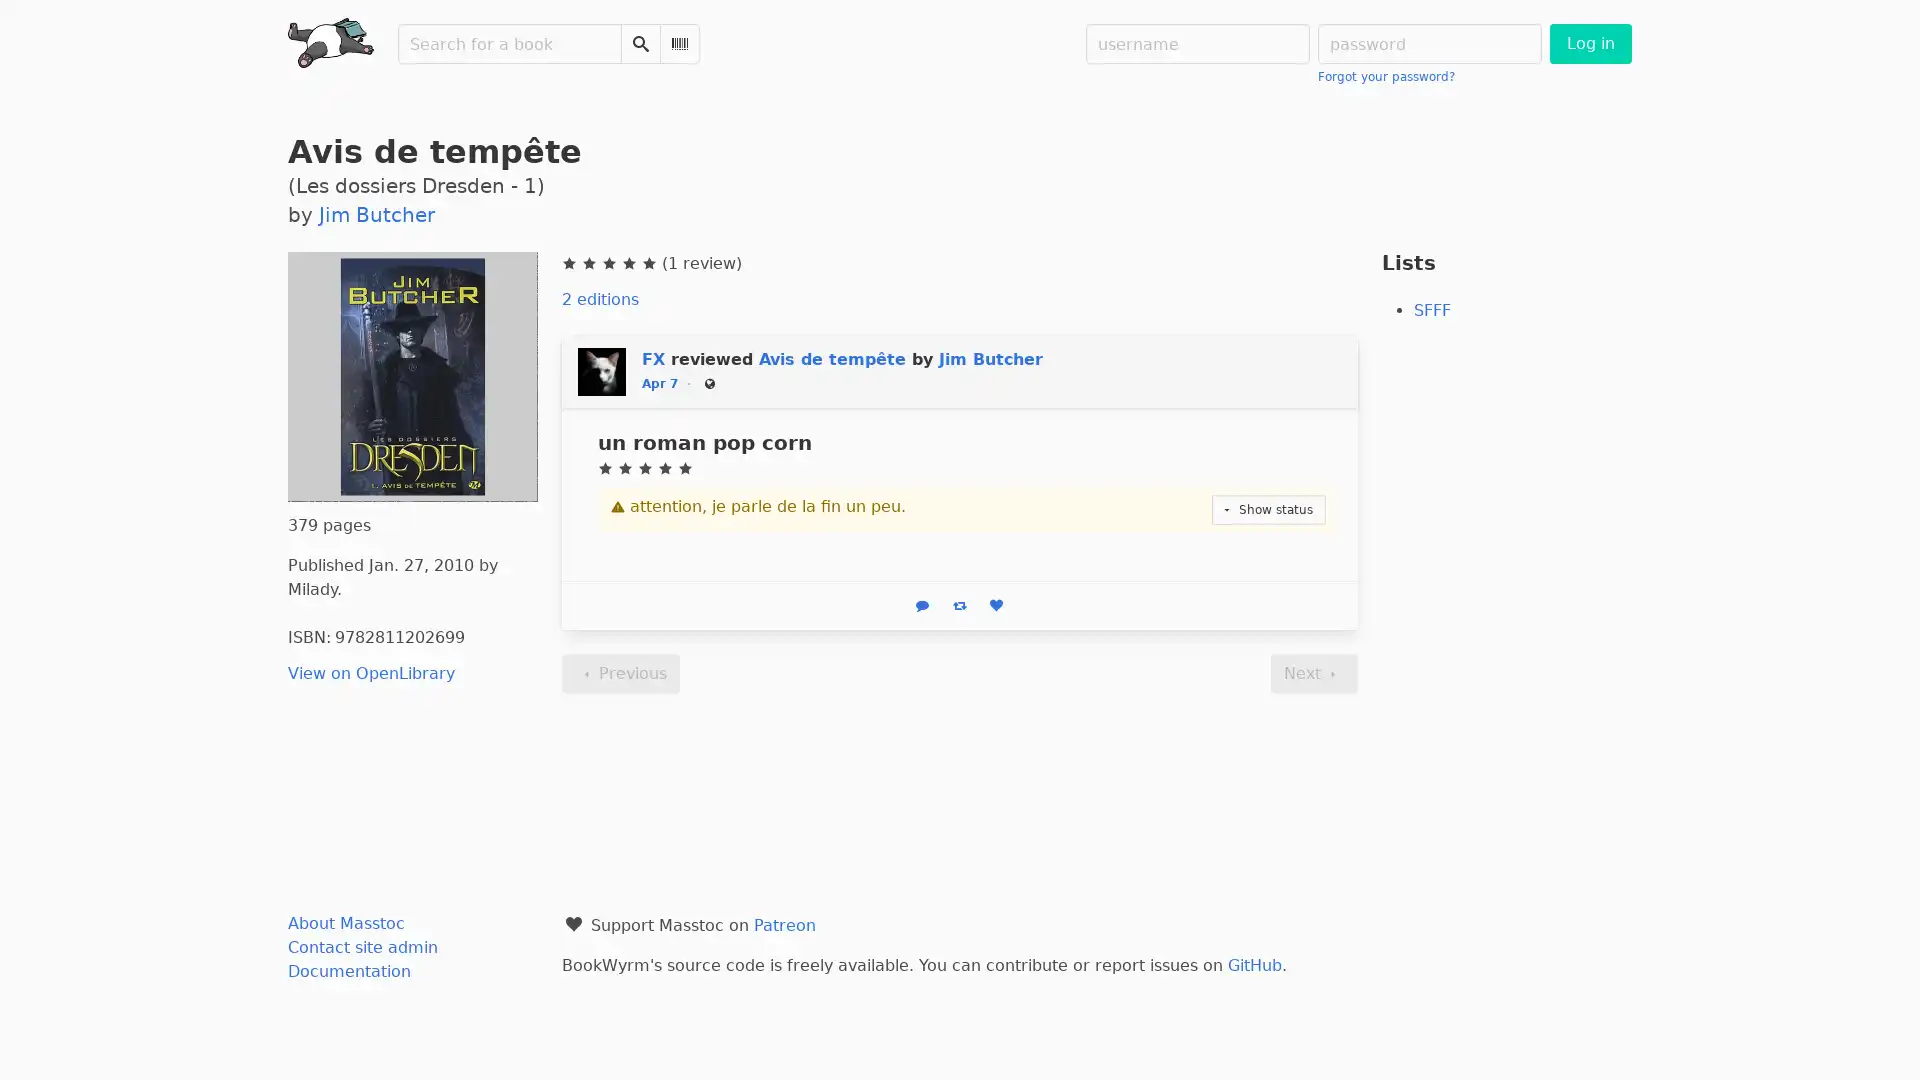 The height and width of the screenshot is (1080, 1920). Describe the element at coordinates (1267, 508) in the screenshot. I see `Show status` at that location.